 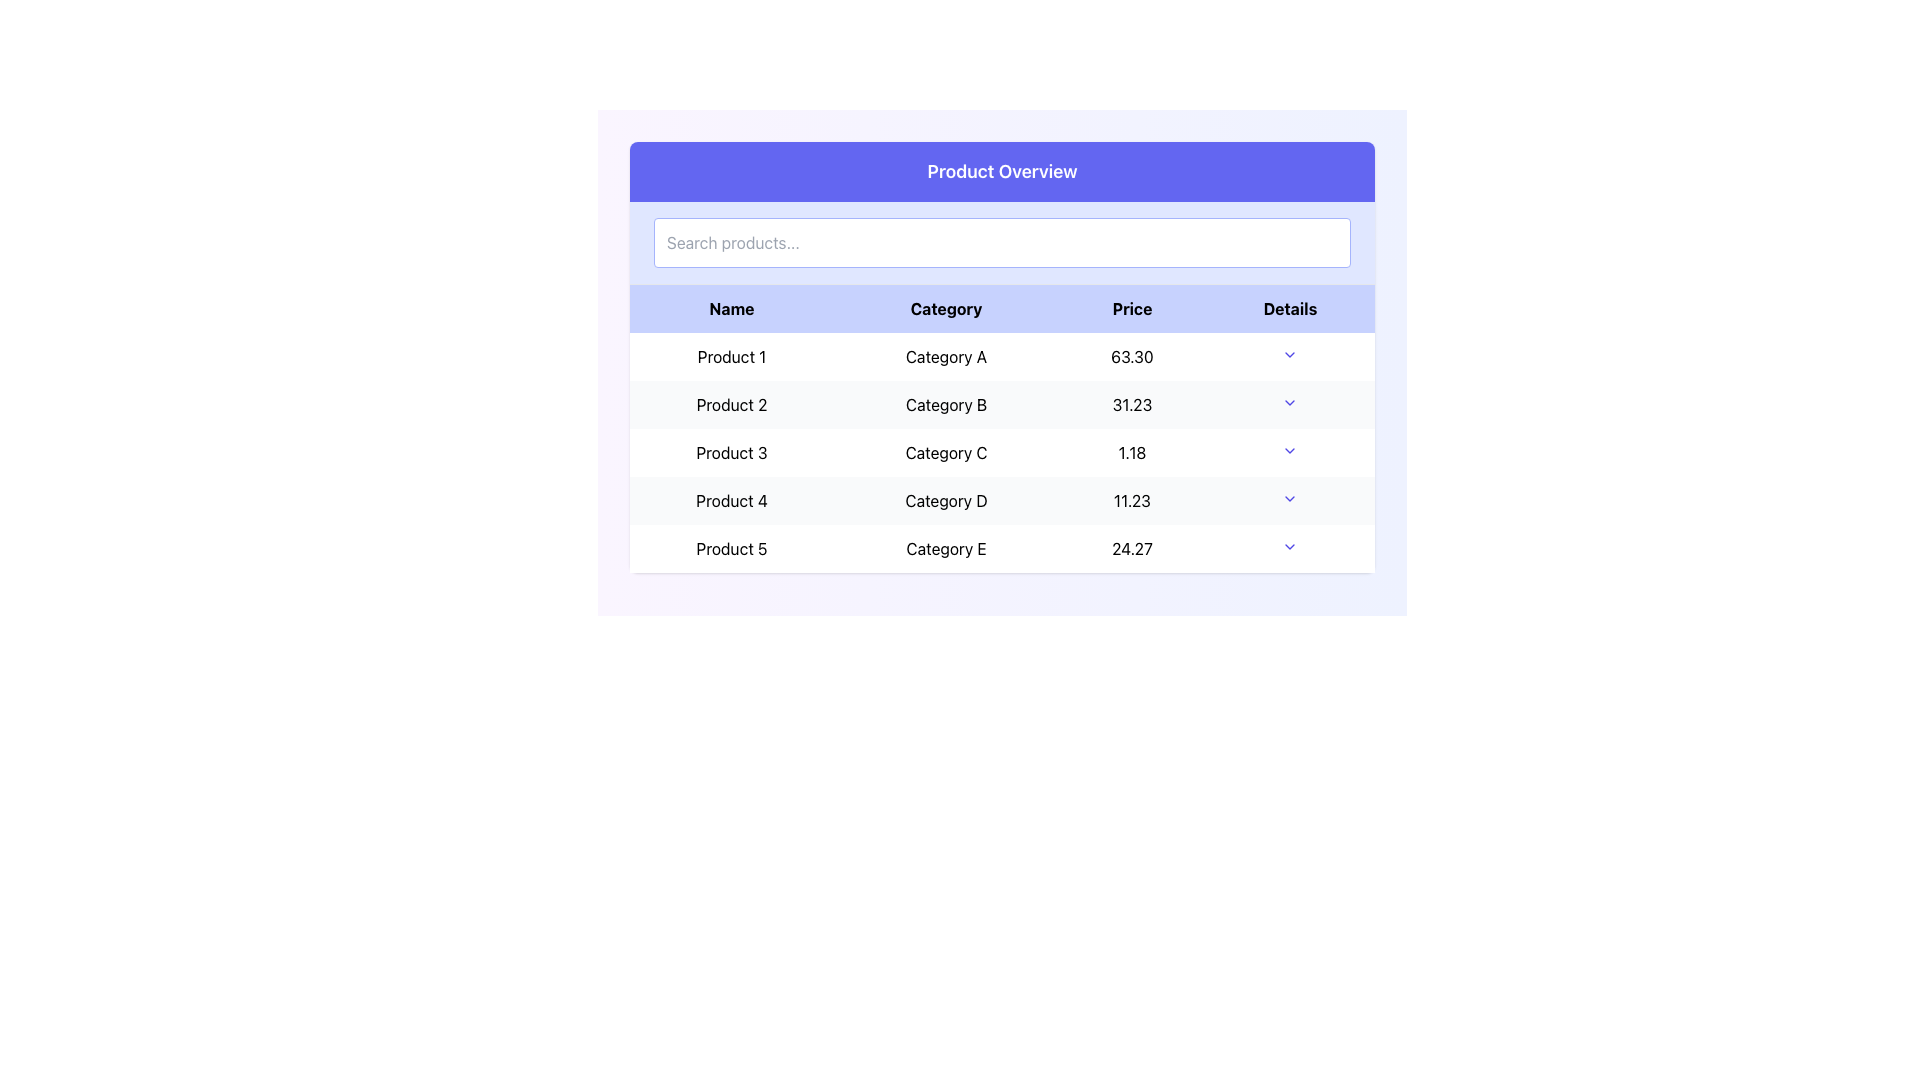 What do you see at coordinates (1290, 452) in the screenshot?
I see `the dropdown toggle icon, which is an indigo blue downward-facing arrow located in the 'Details' column of the 'Product 3' row in the table` at bounding box center [1290, 452].